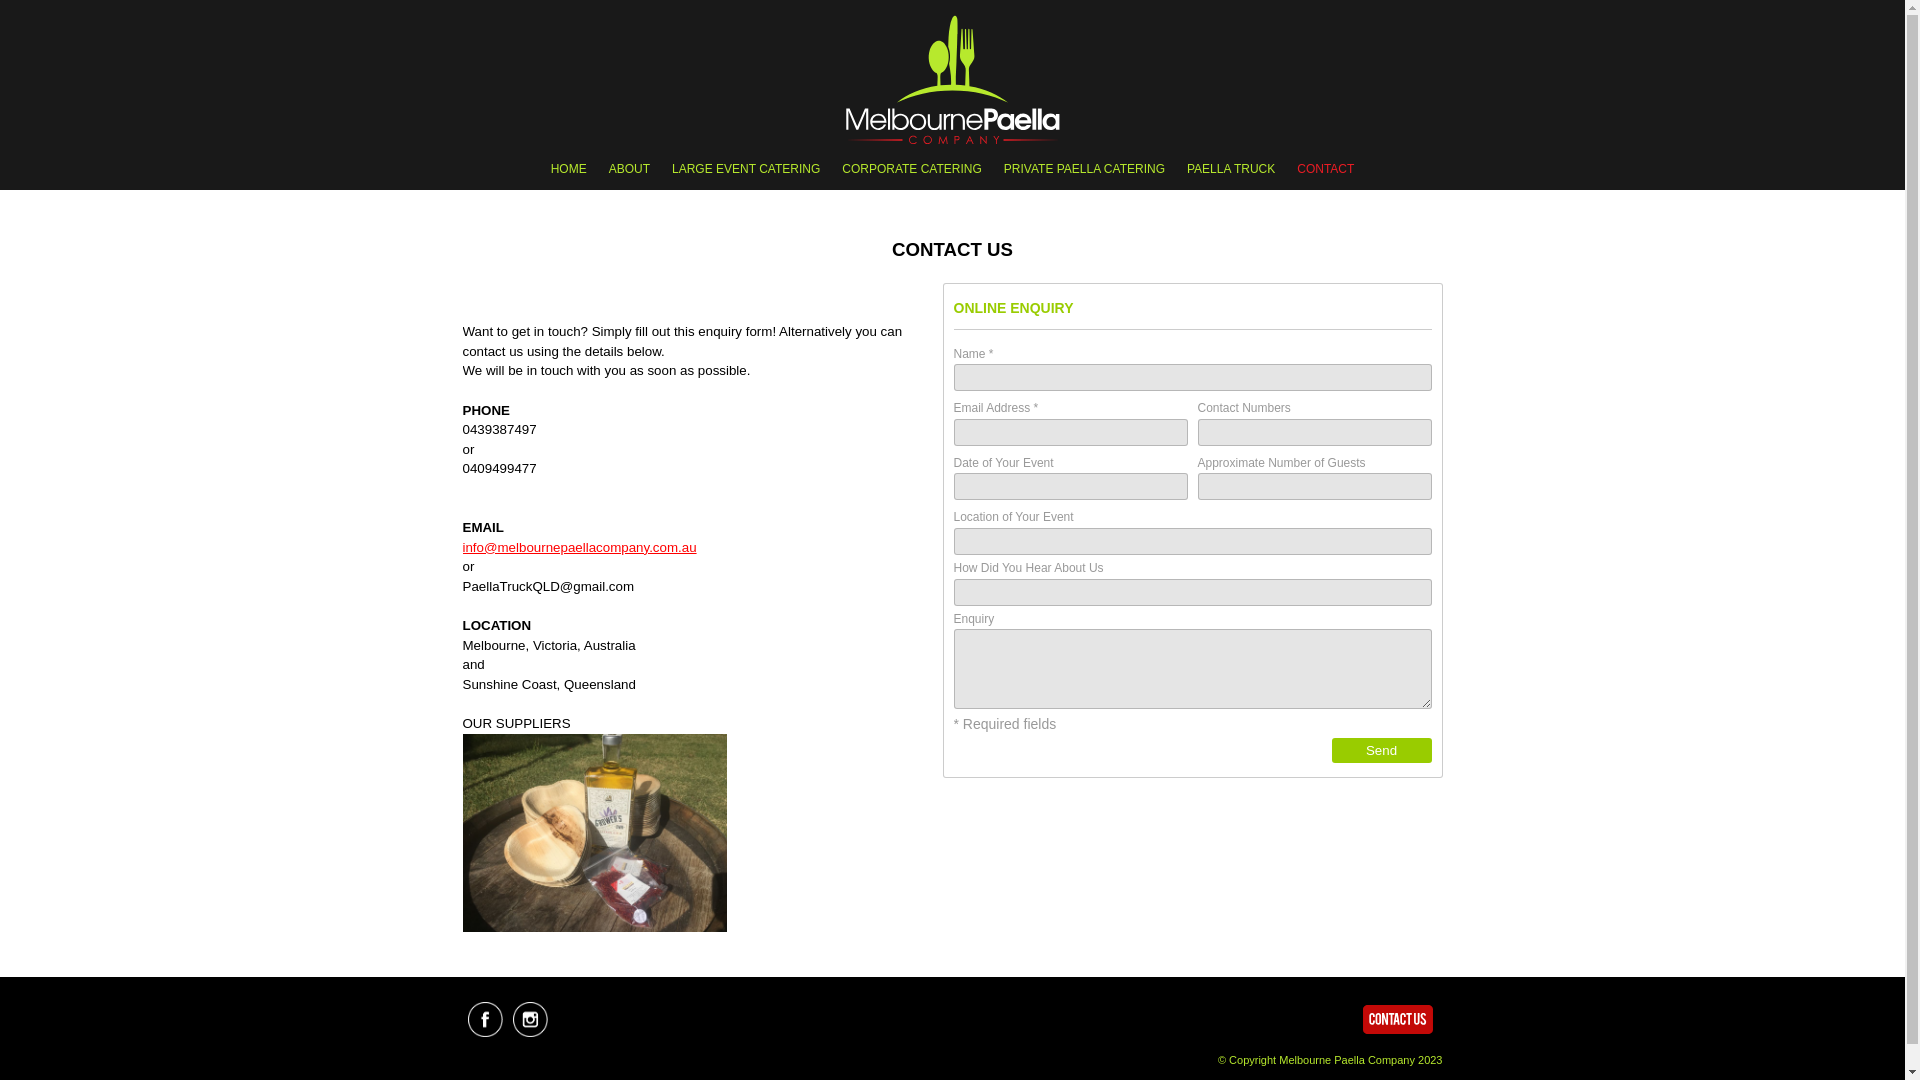 The height and width of the screenshot is (1080, 1920). Describe the element at coordinates (1083, 168) in the screenshot. I see `'PRIVATE PAELLA CATERING'` at that location.